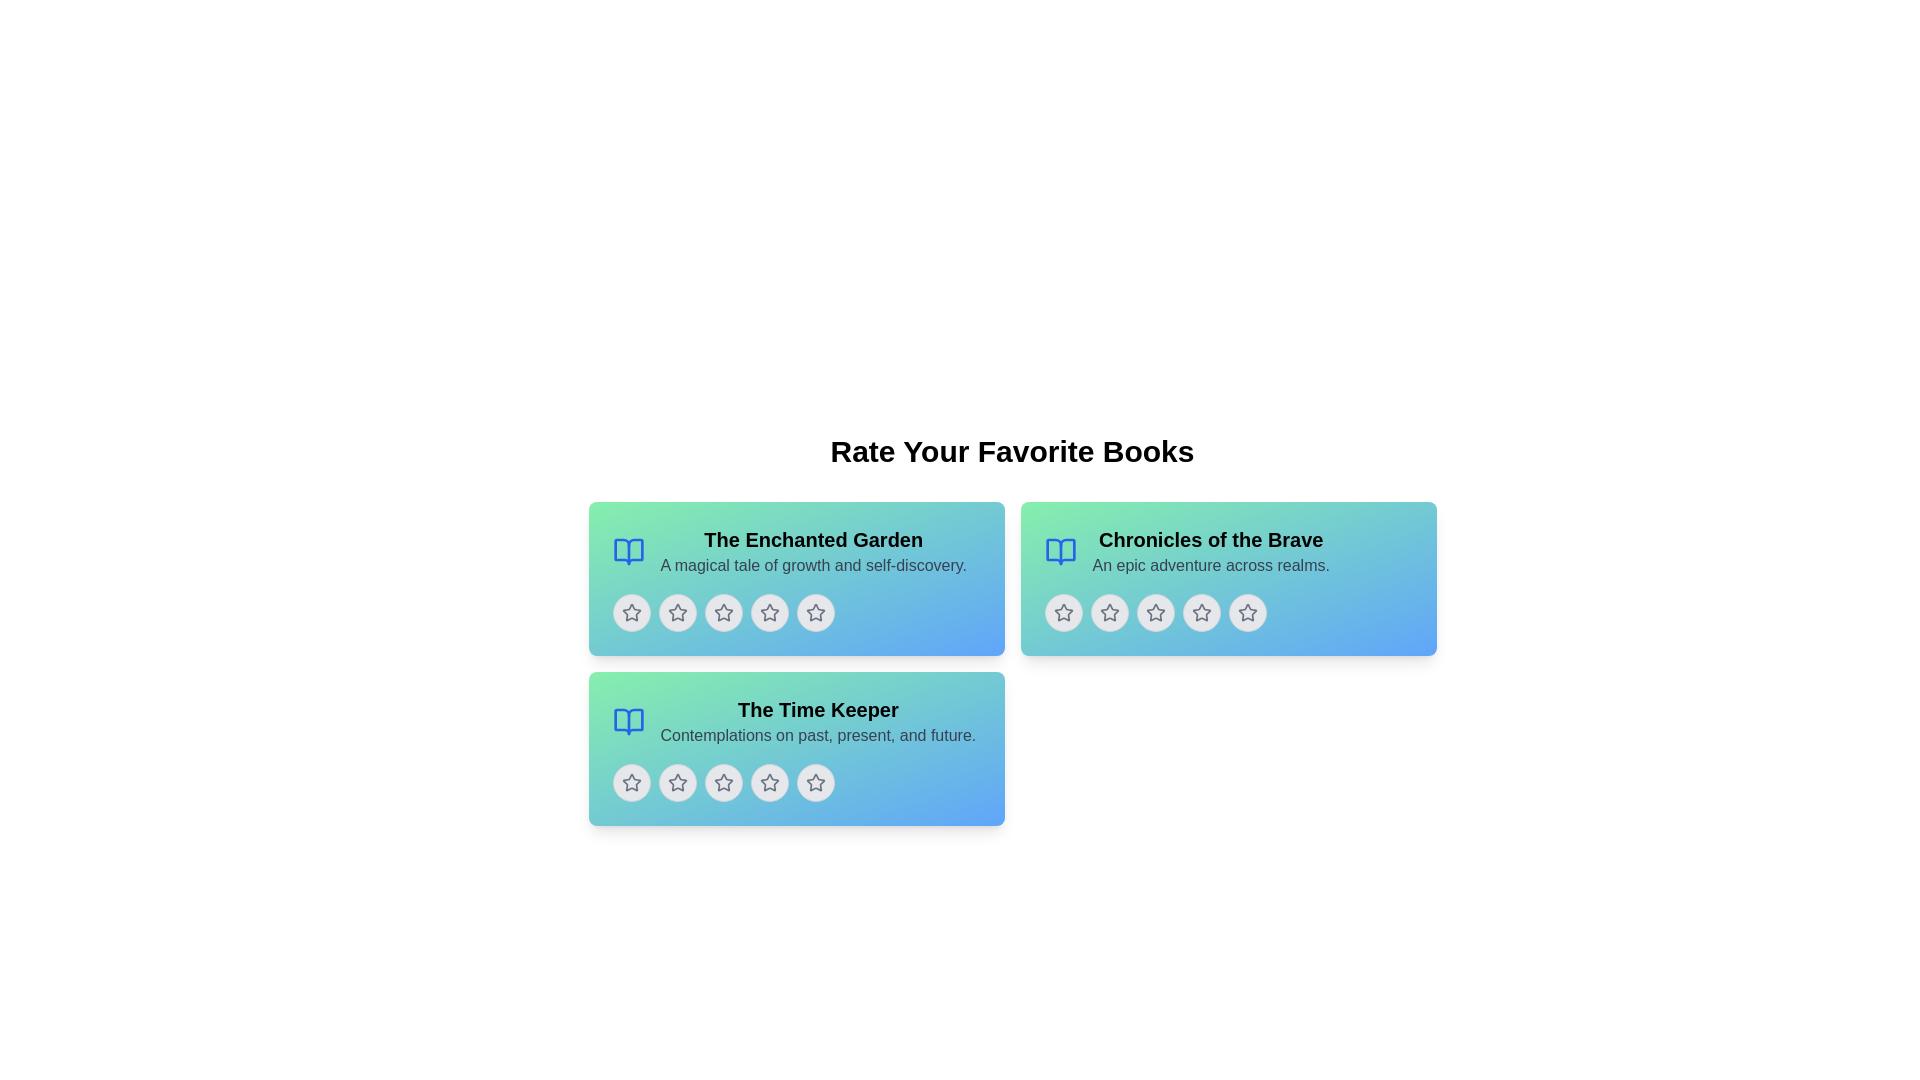 Image resolution: width=1920 pixels, height=1080 pixels. What do you see at coordinates (815, 782) in the screenshot?
I see `on the fifth rating star icon in the 'Rate Your Favorite Books' section under the card titled 'The Time Keeper'` at bounding box center [815, 782].